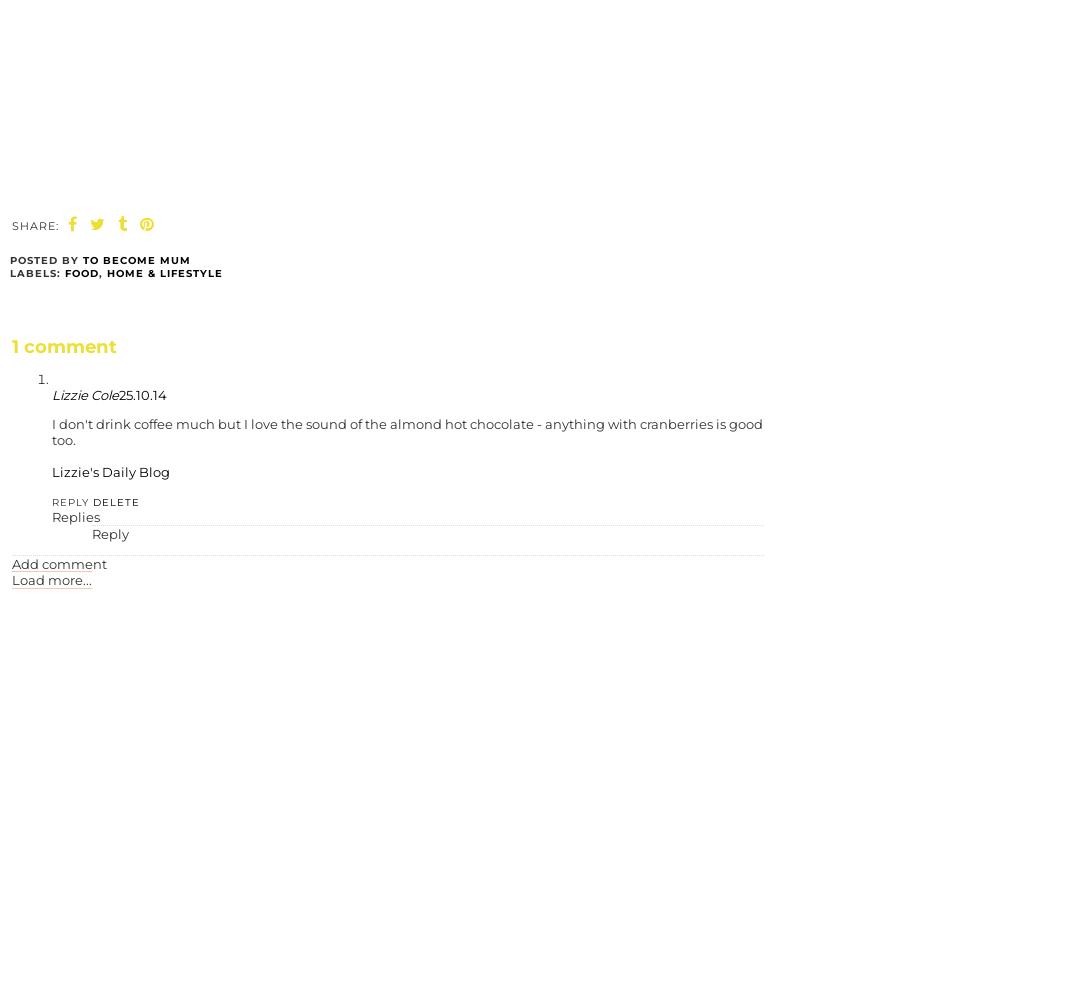  I want to click on 'Home & Lifestyle', so click(105, 273).